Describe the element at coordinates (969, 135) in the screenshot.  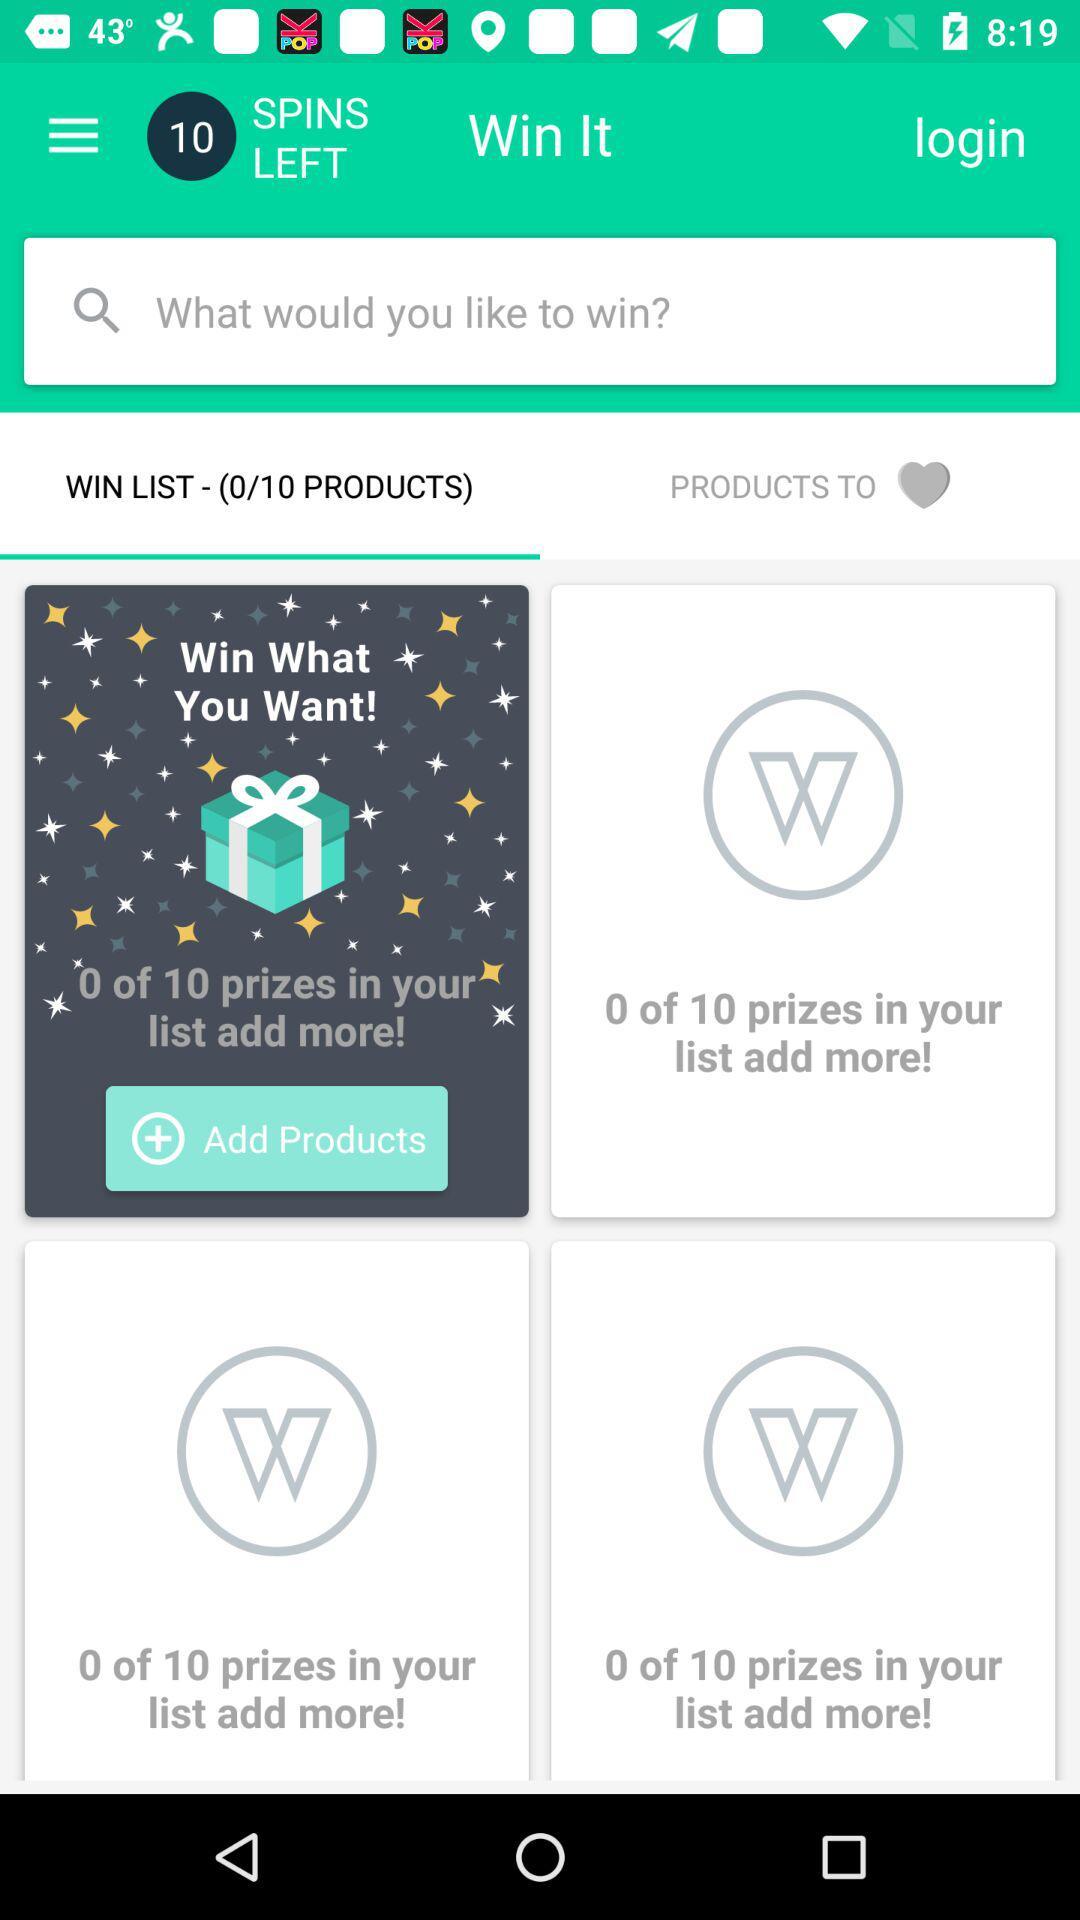
I see `the icon to the right of win it icon` at that location.